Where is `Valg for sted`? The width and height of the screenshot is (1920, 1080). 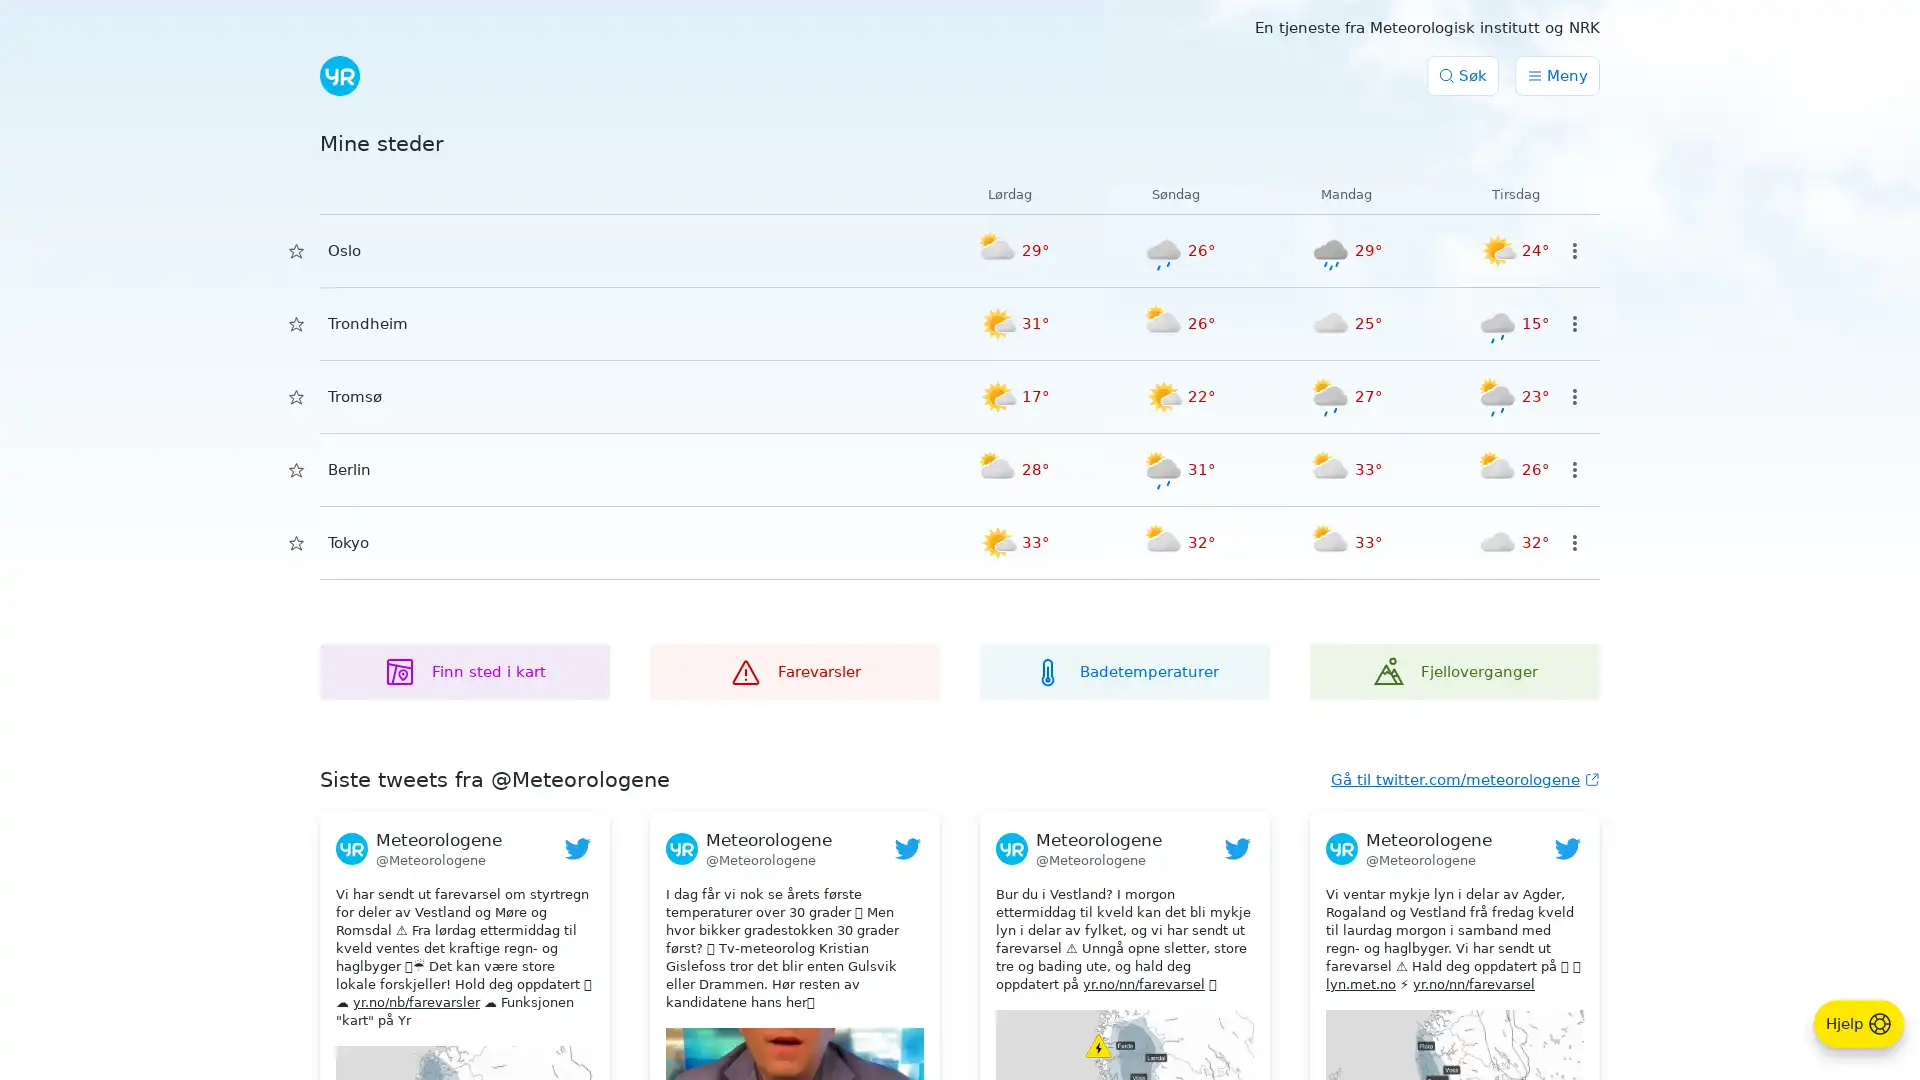 Valg for sted is located at coordinates (1573, 470).